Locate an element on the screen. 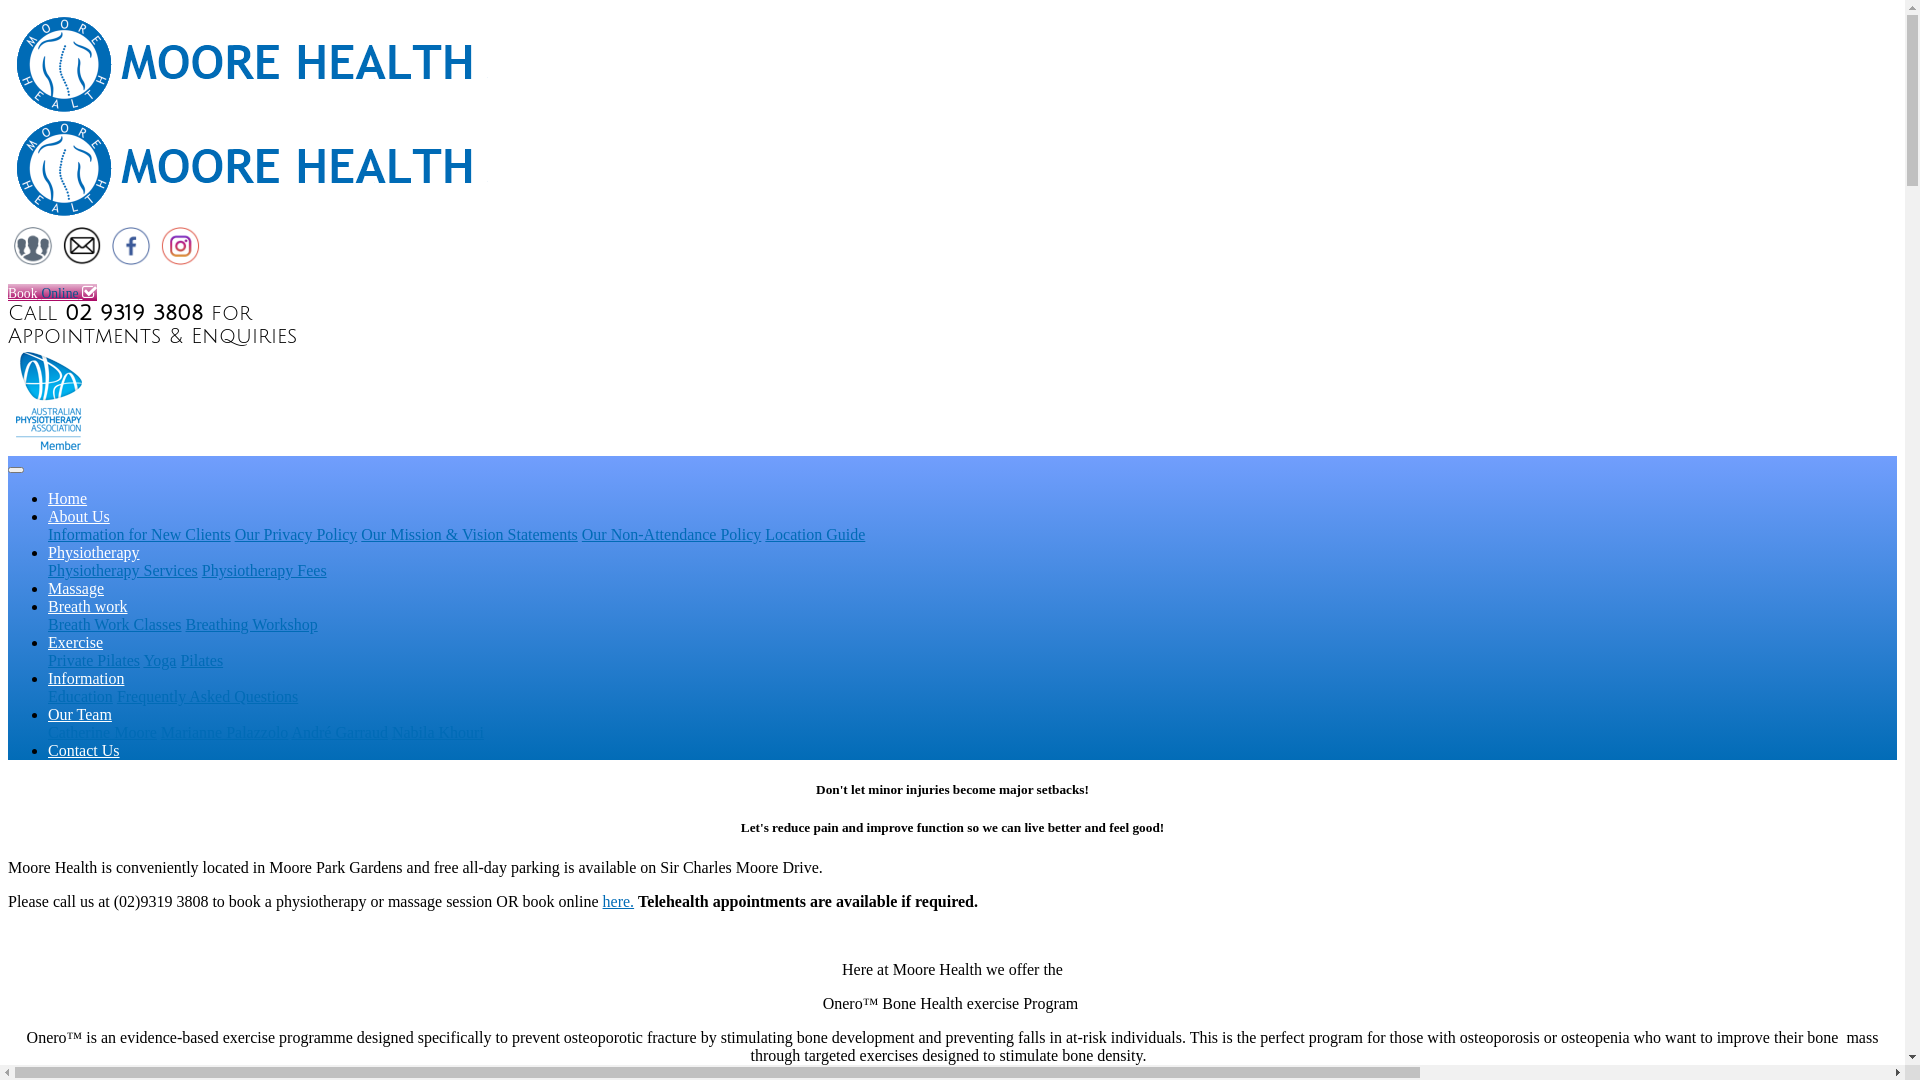 This screenshot has height=1080, width=1920. 'Location Guide' is located at coordinates (815, 533).